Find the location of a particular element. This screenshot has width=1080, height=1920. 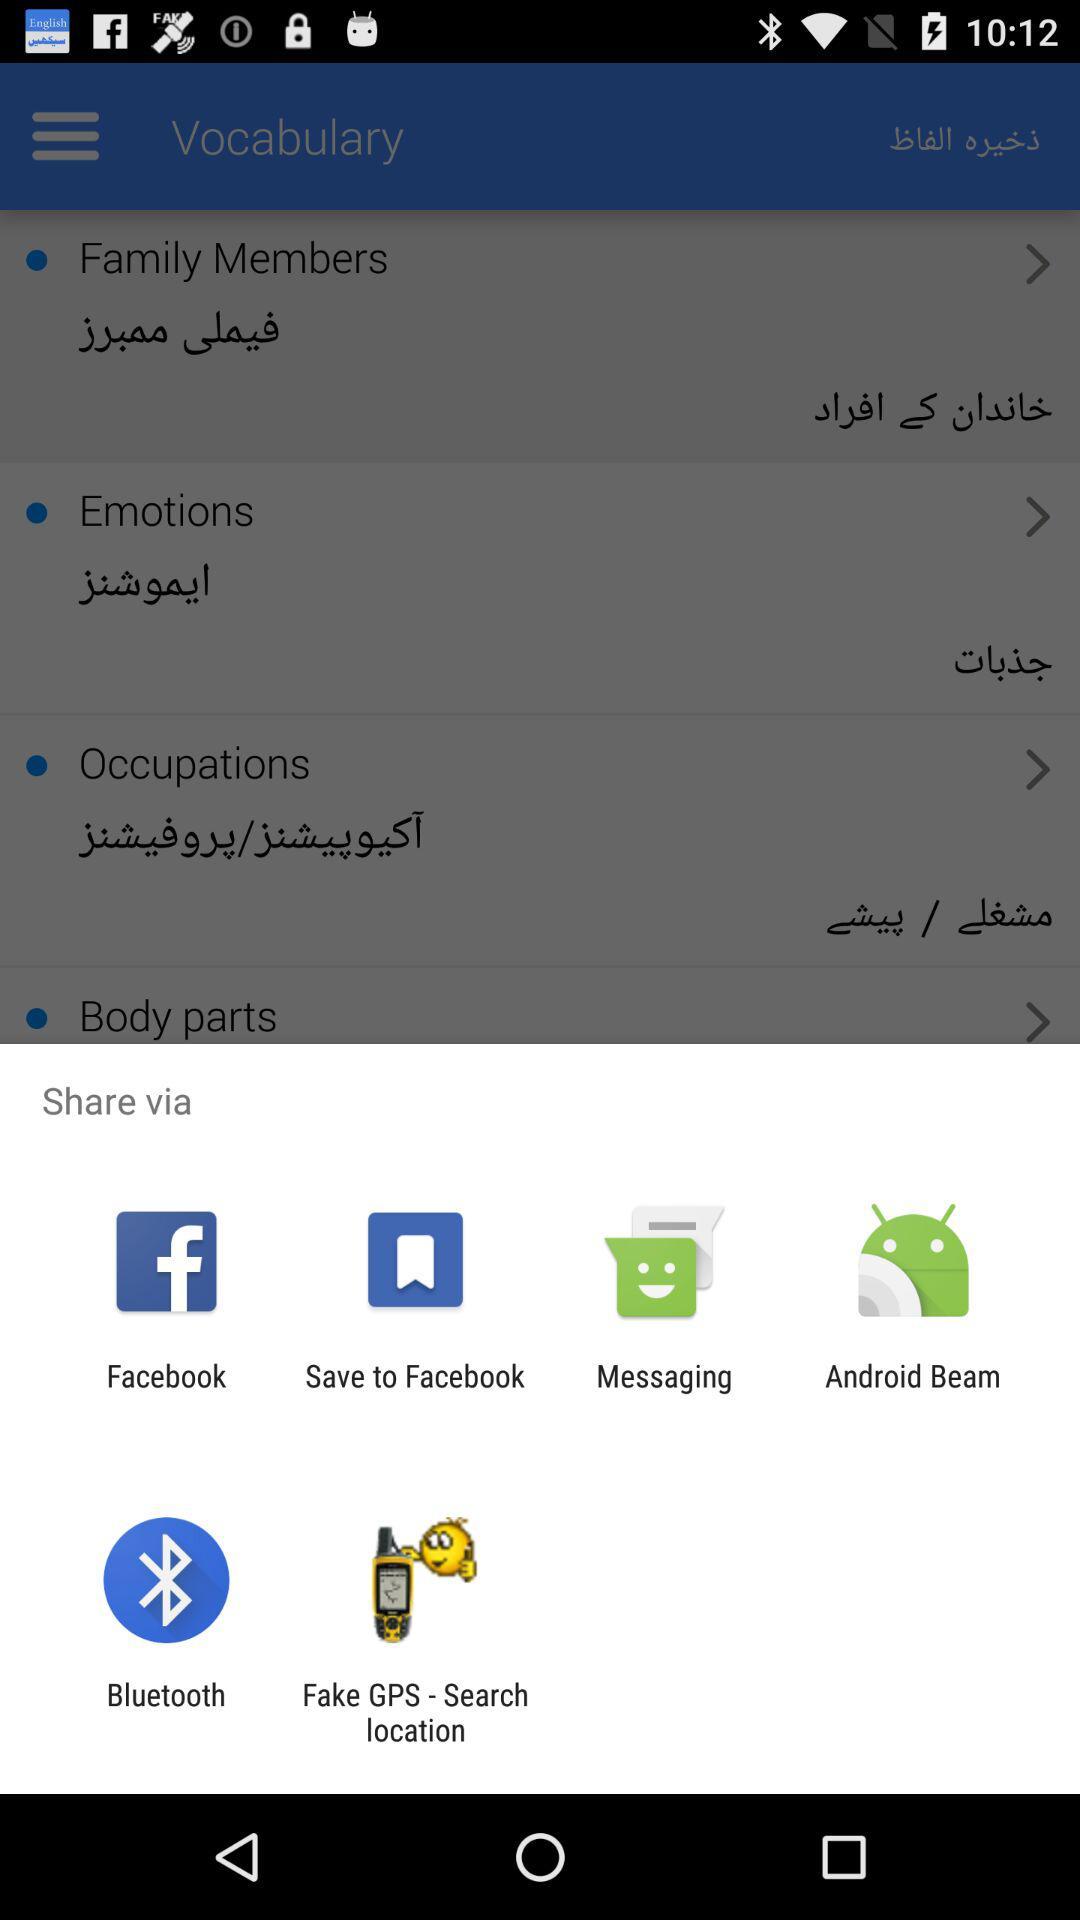

app to the right of facebook icon is located at coordinates (414, 1392).